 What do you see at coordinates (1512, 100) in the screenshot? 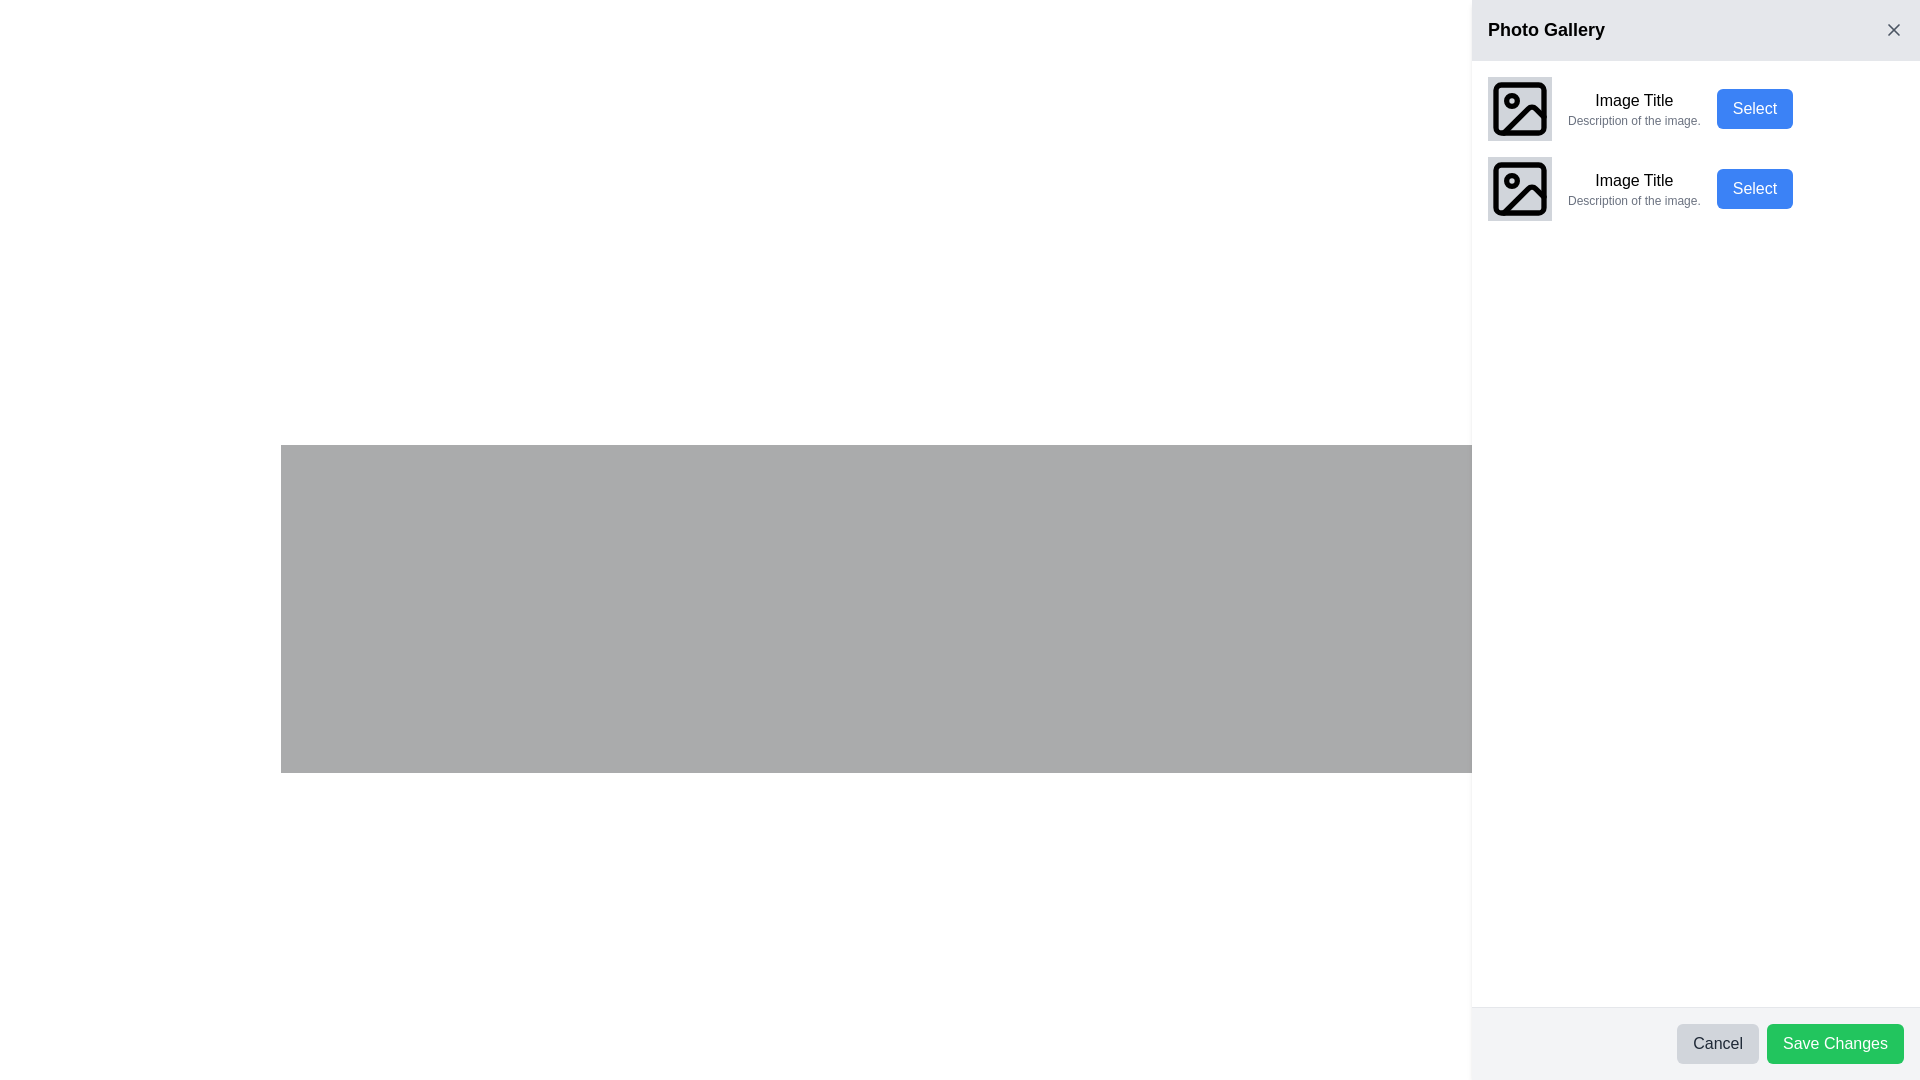
I see `the decorative circle element within the SVG graphic located at the top of the photo gallery interface` at bounding box center [1512, 100].